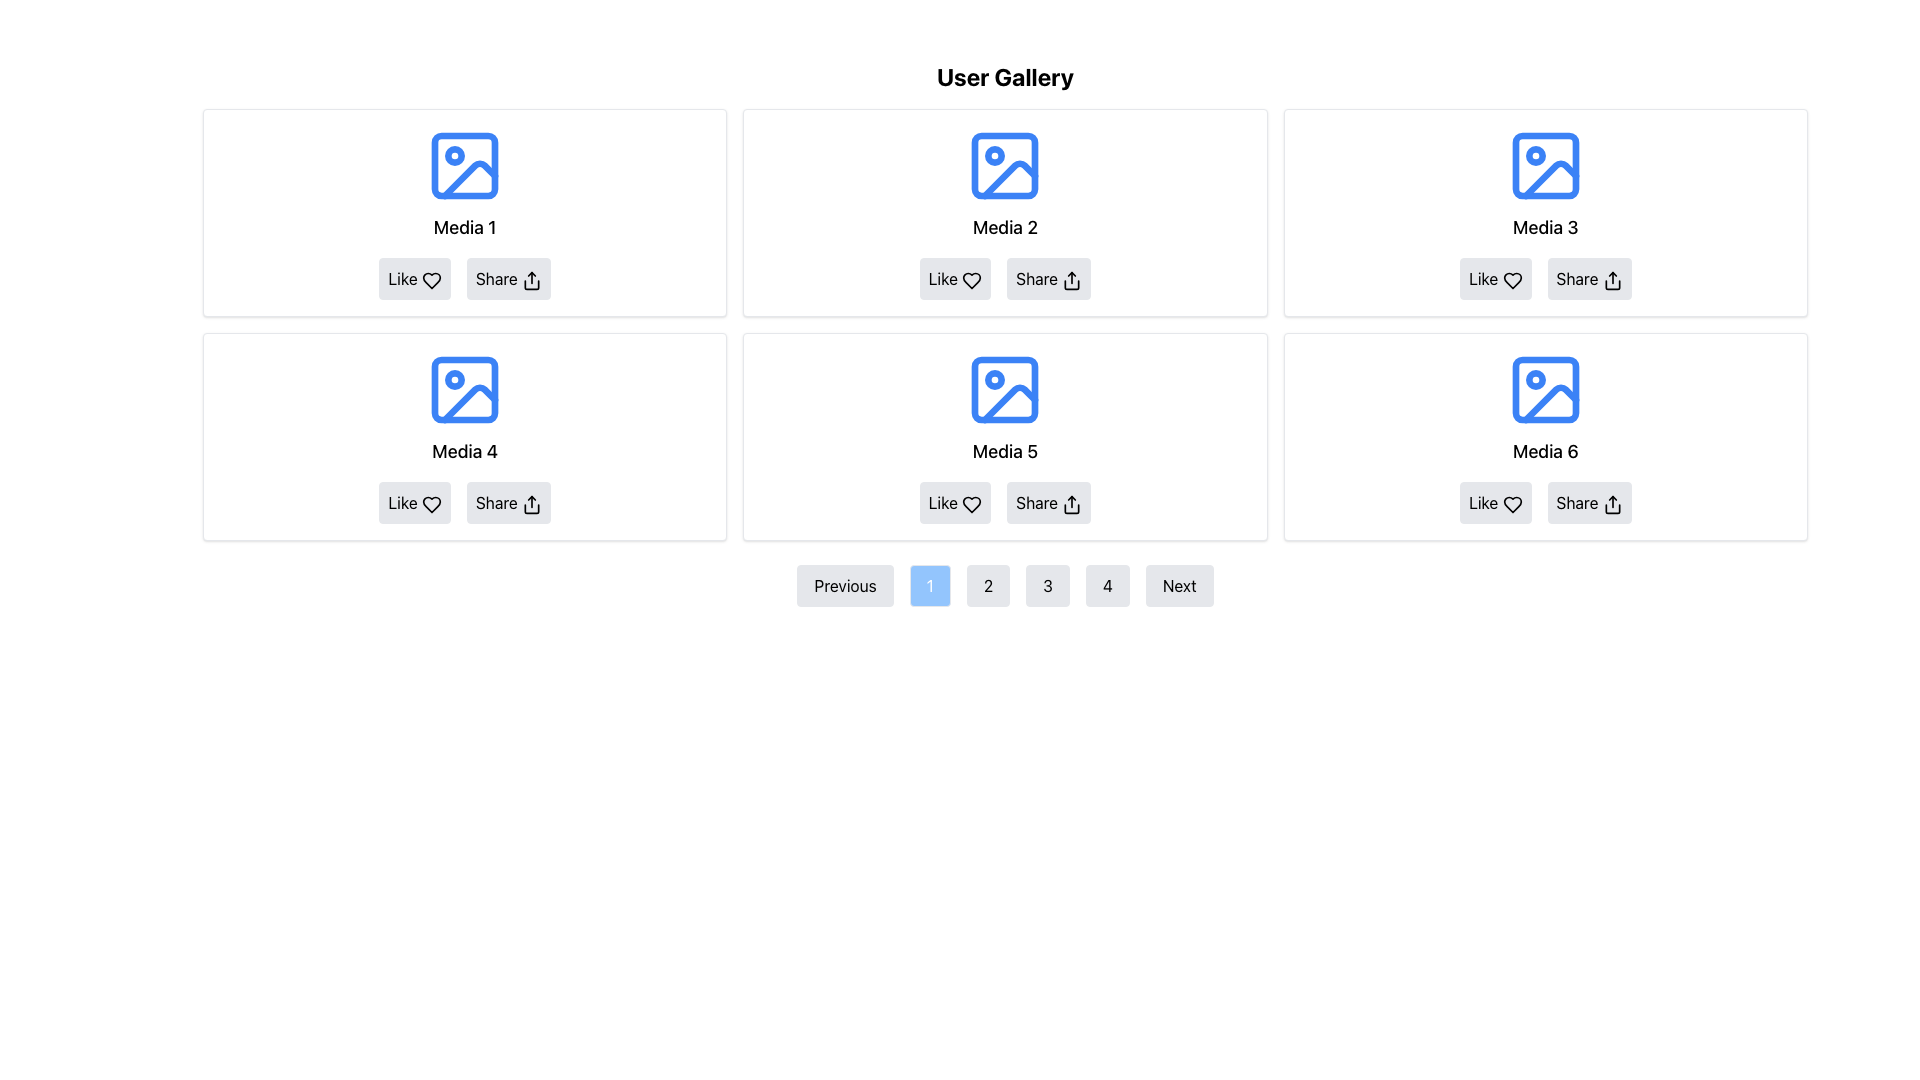  Describe the element at coordinates (464, 278) in the screenshot. I see `the 'Share' button located at the bottom center of the card labeled 'Media 1', which is styled with a gray background and includes a share symbol` at that location.